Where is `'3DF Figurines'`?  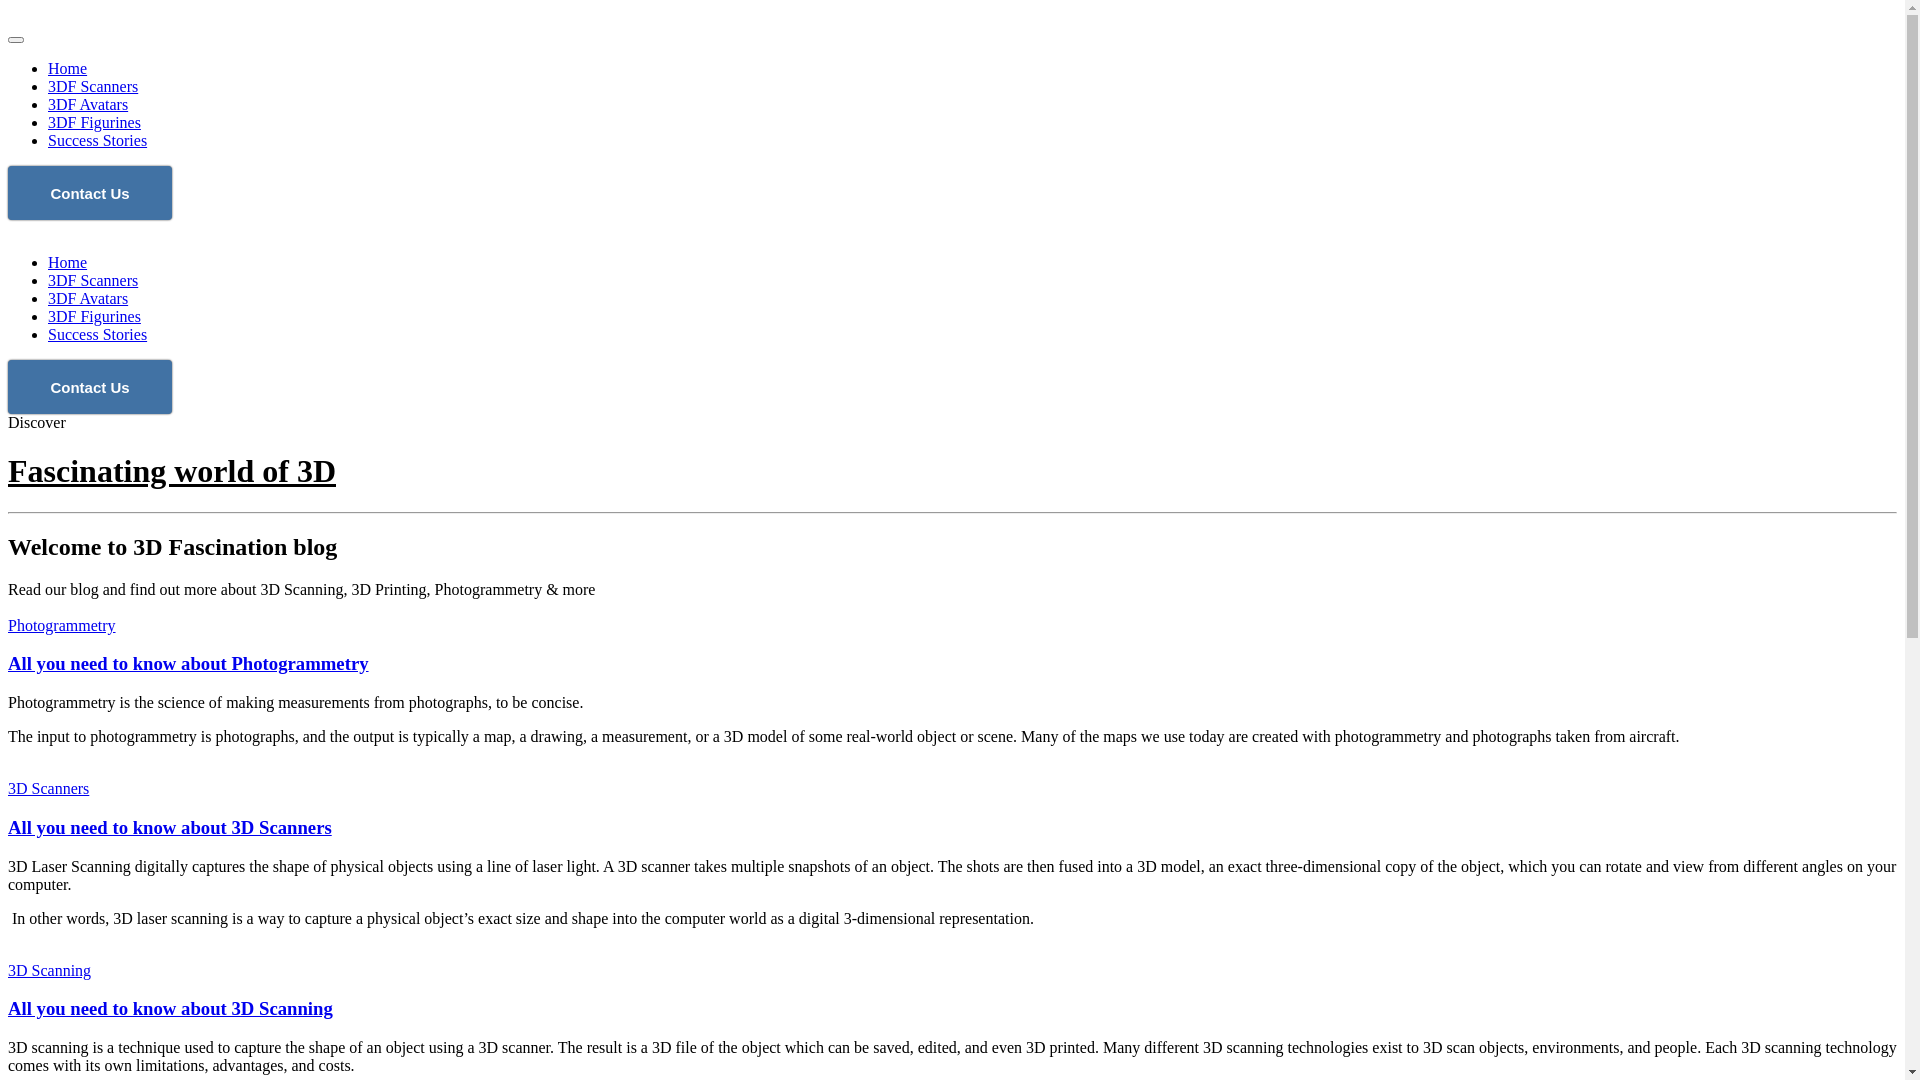
'3DF Figurines' is located at coordinates (93, 315).